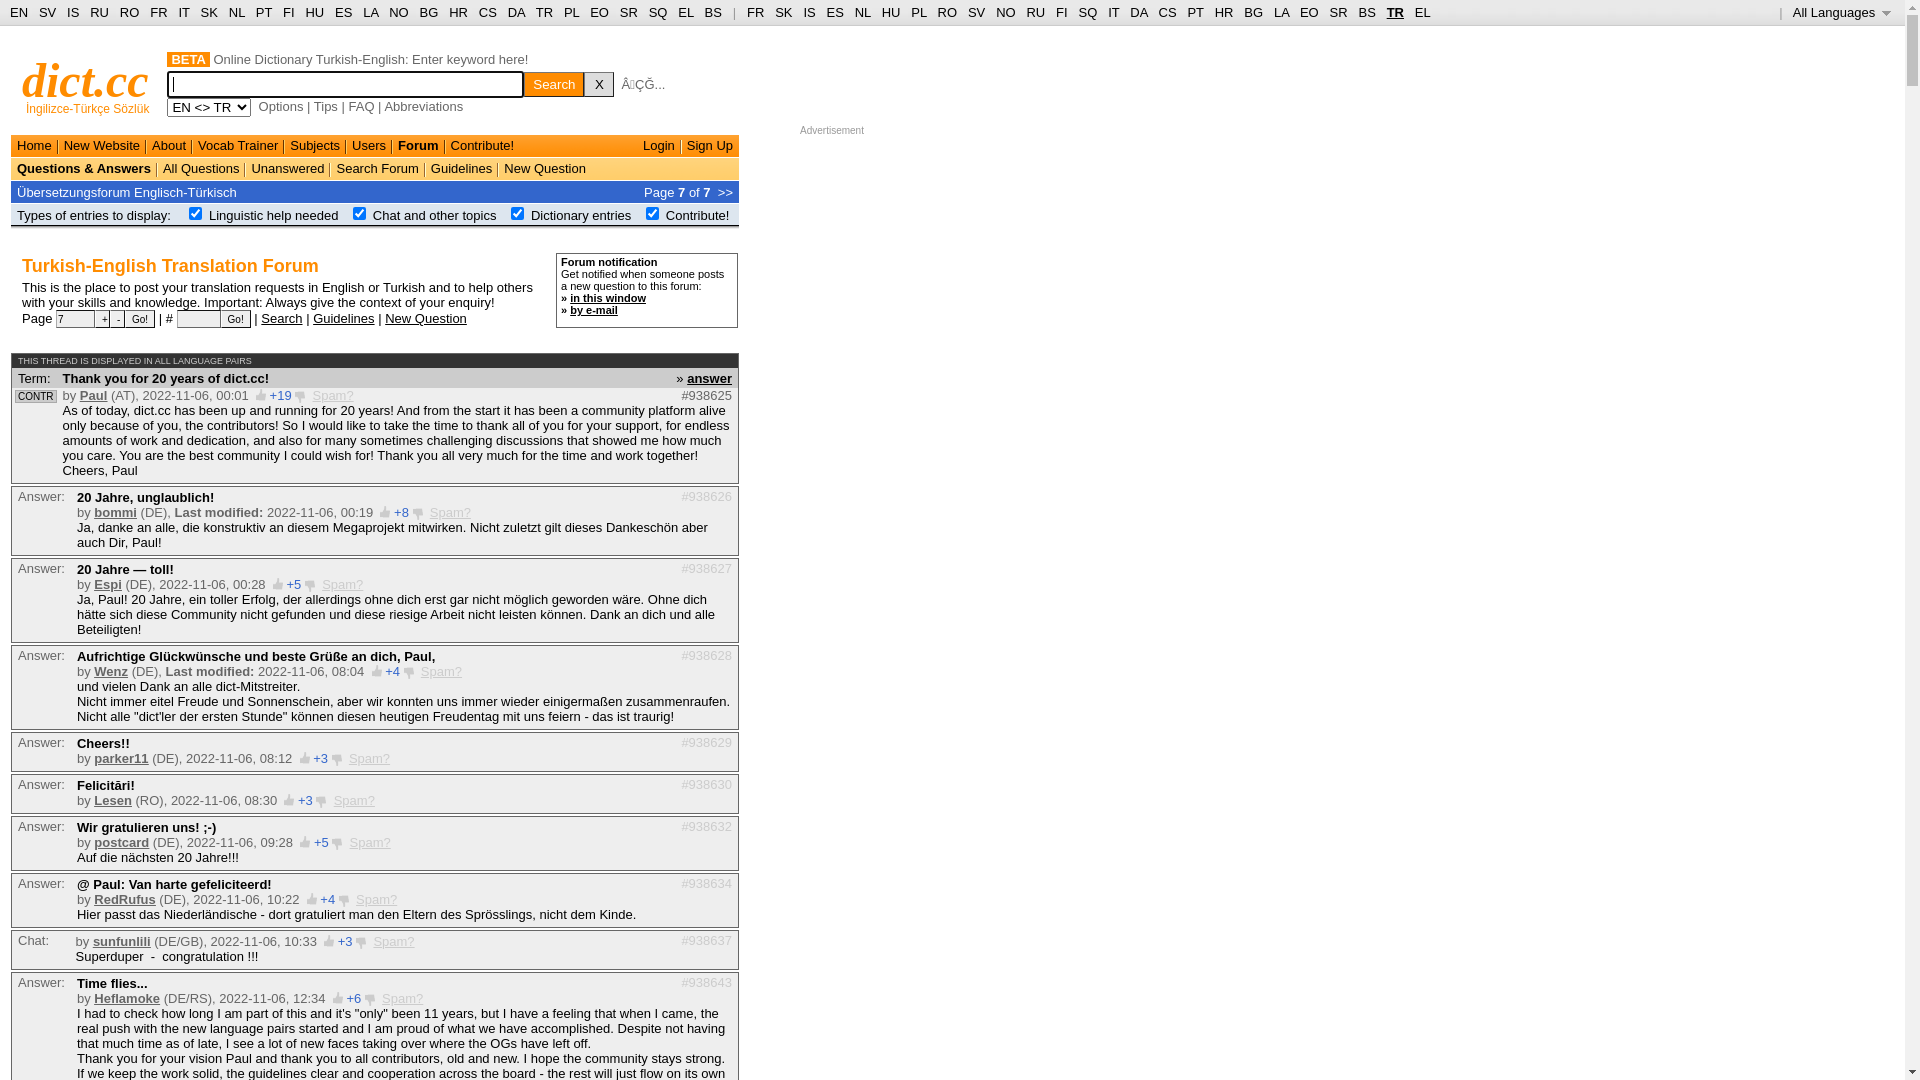  What do you see at coordinates (254, 12) in the screenshot?
I see `'PT'` at bounding box center [254, 12].